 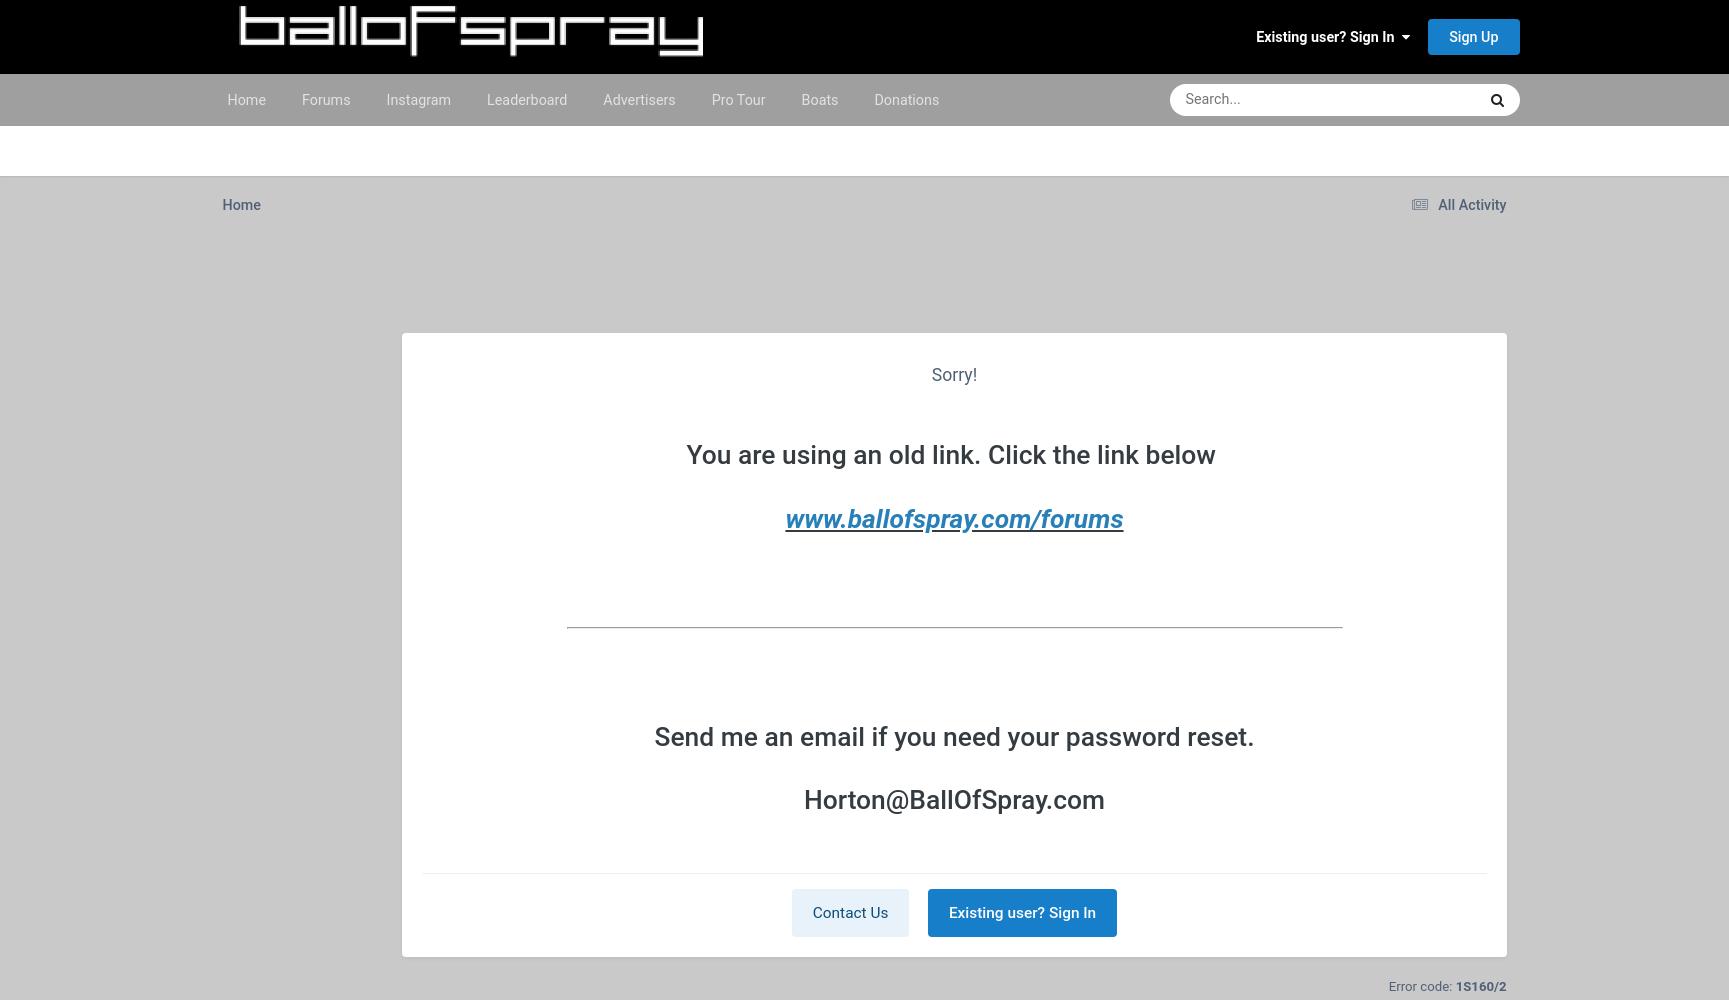 I want to click on 'Contact Us', so click(x=849, y=912).